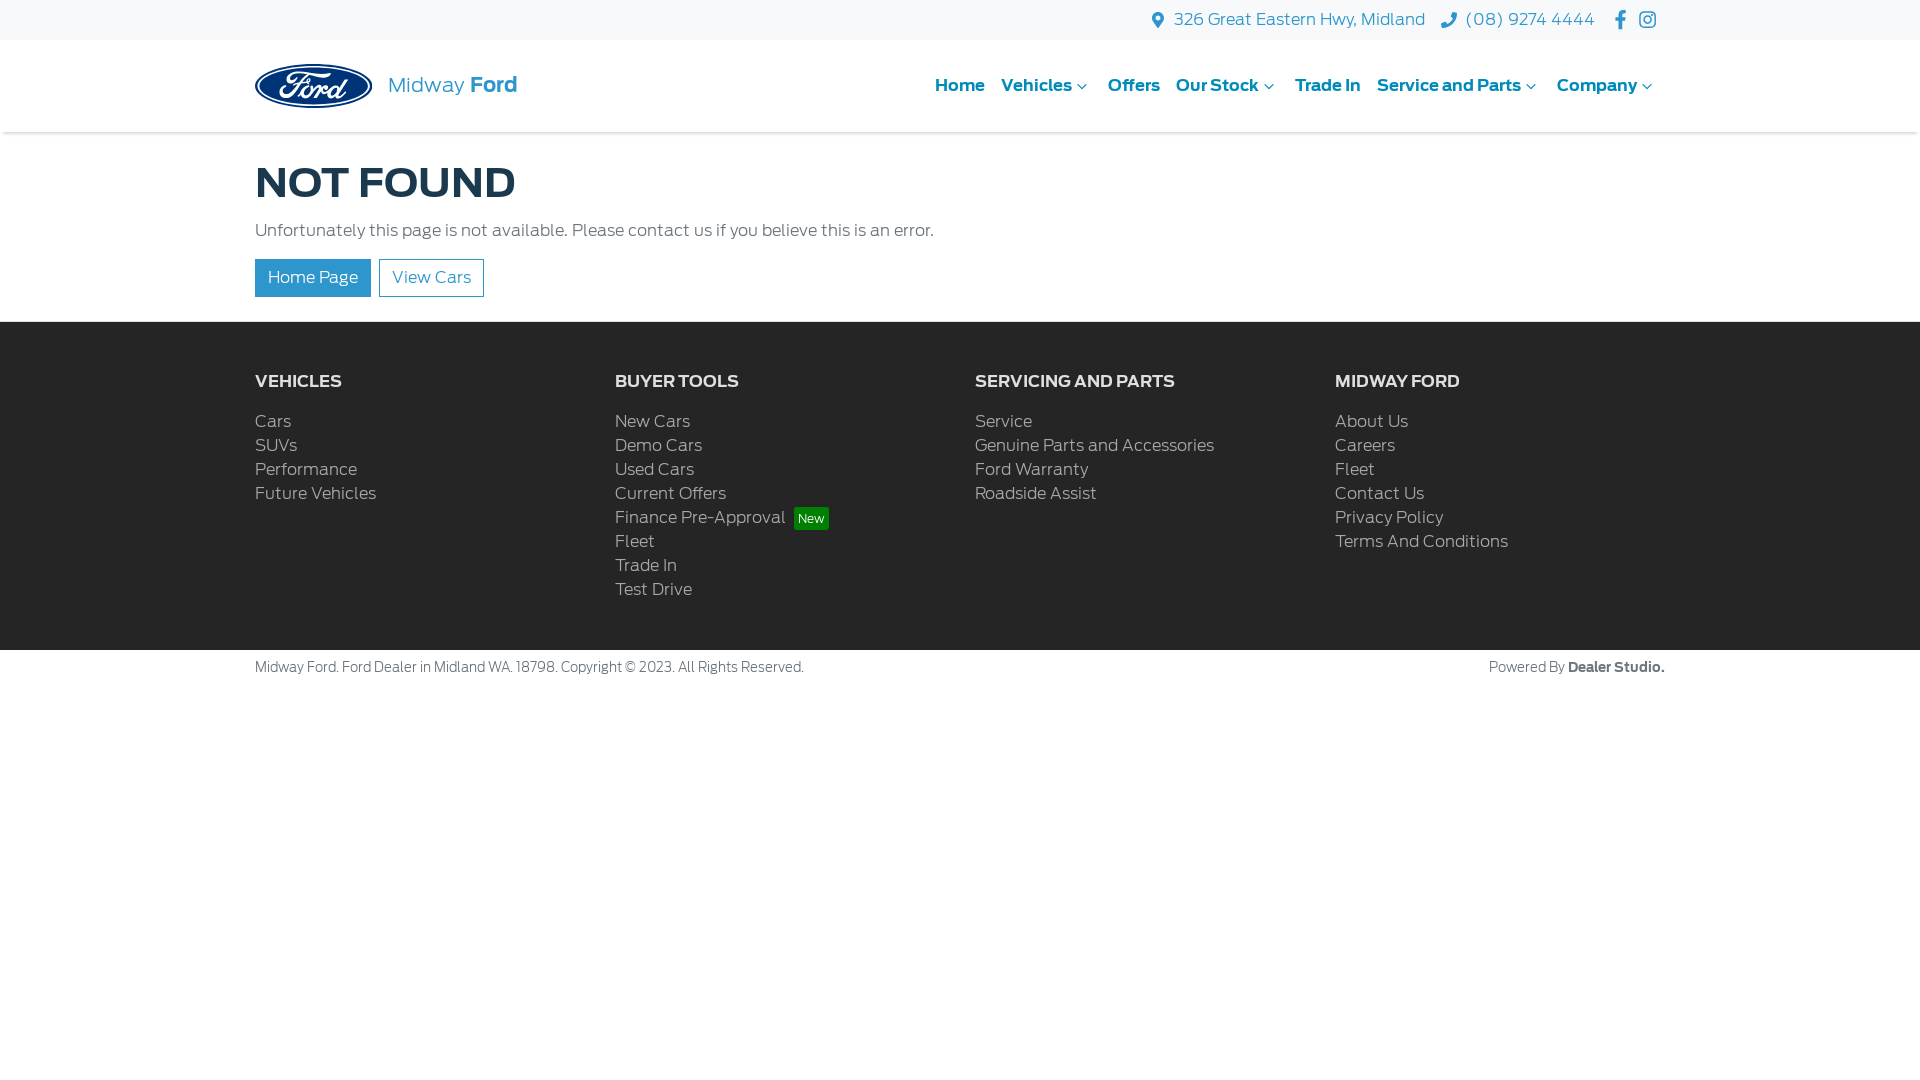 This screenshot has height=1080, width=1920. I want to click on 'Our Stock', so click(1226, 84).